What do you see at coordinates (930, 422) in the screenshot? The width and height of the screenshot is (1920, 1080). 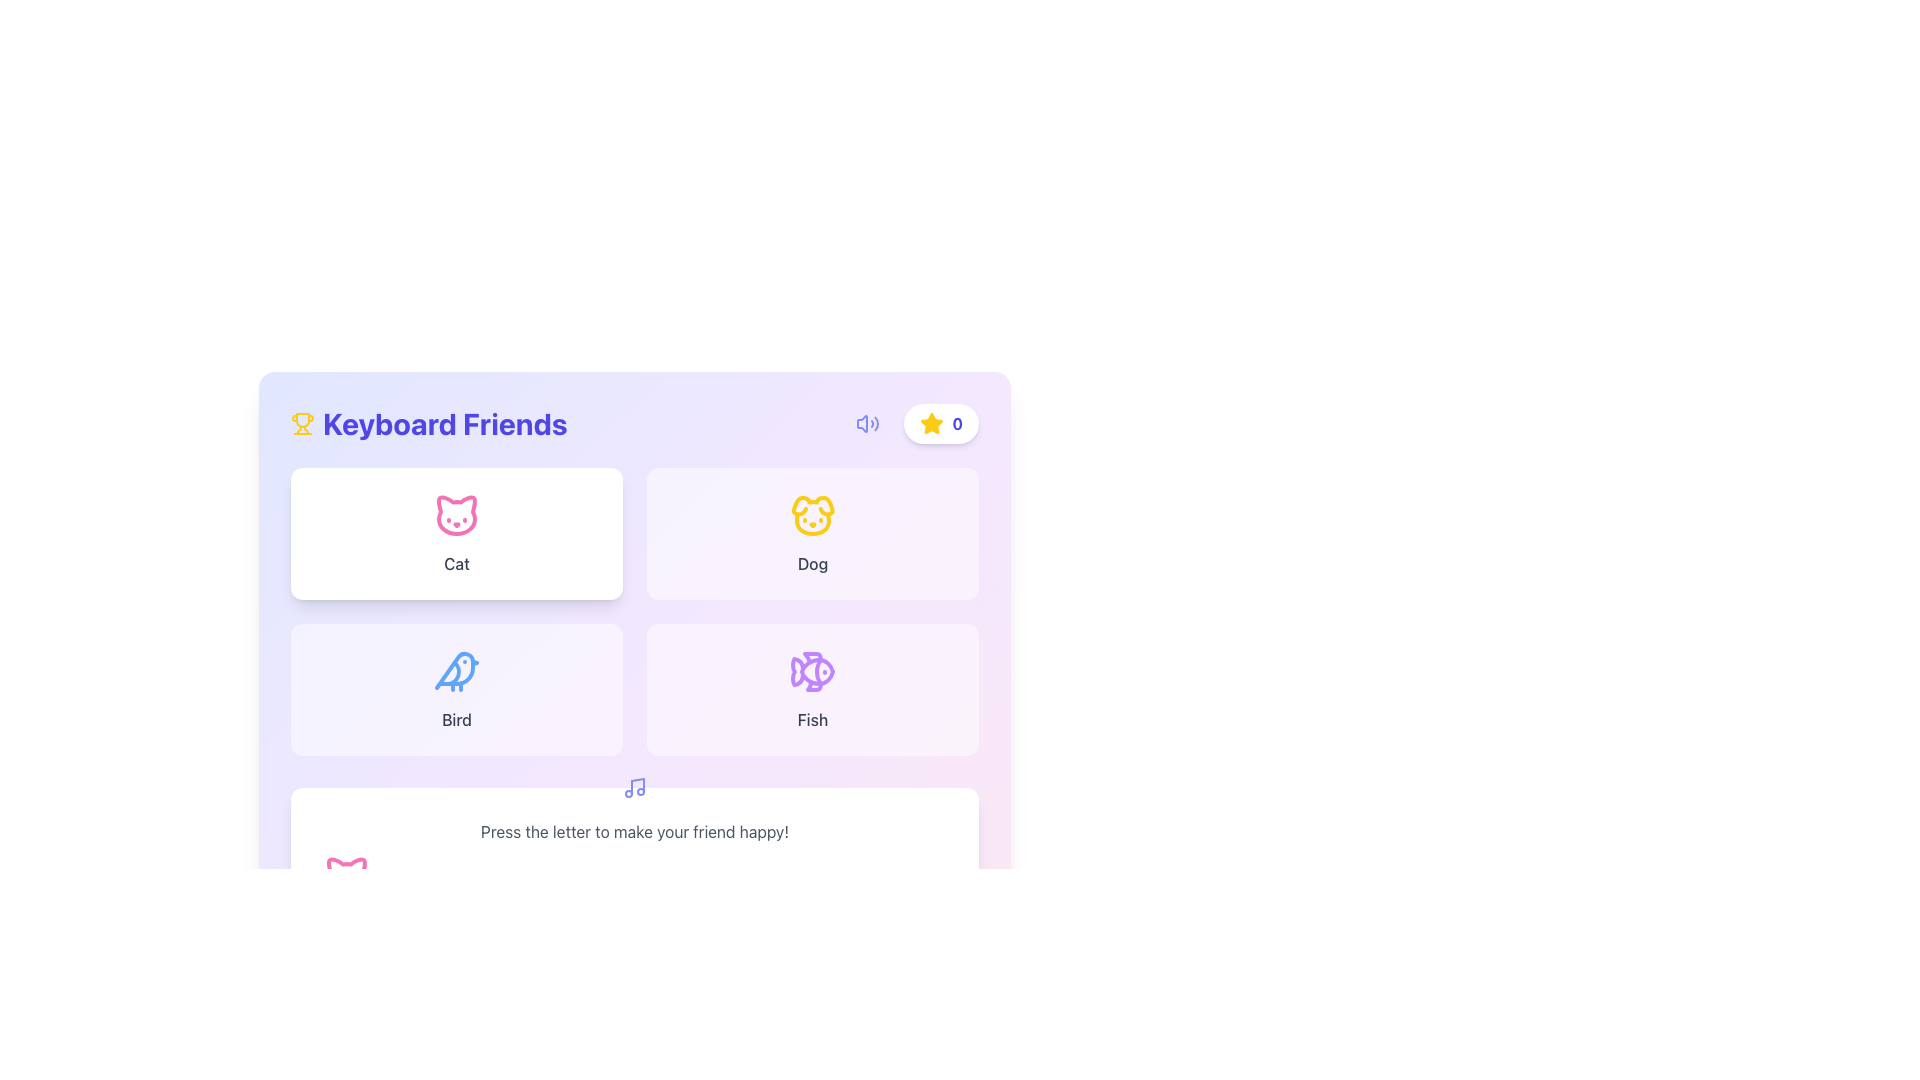 I see `on the star icon located in the top-right corner of the interface, next` at bounding box center [930, 422].